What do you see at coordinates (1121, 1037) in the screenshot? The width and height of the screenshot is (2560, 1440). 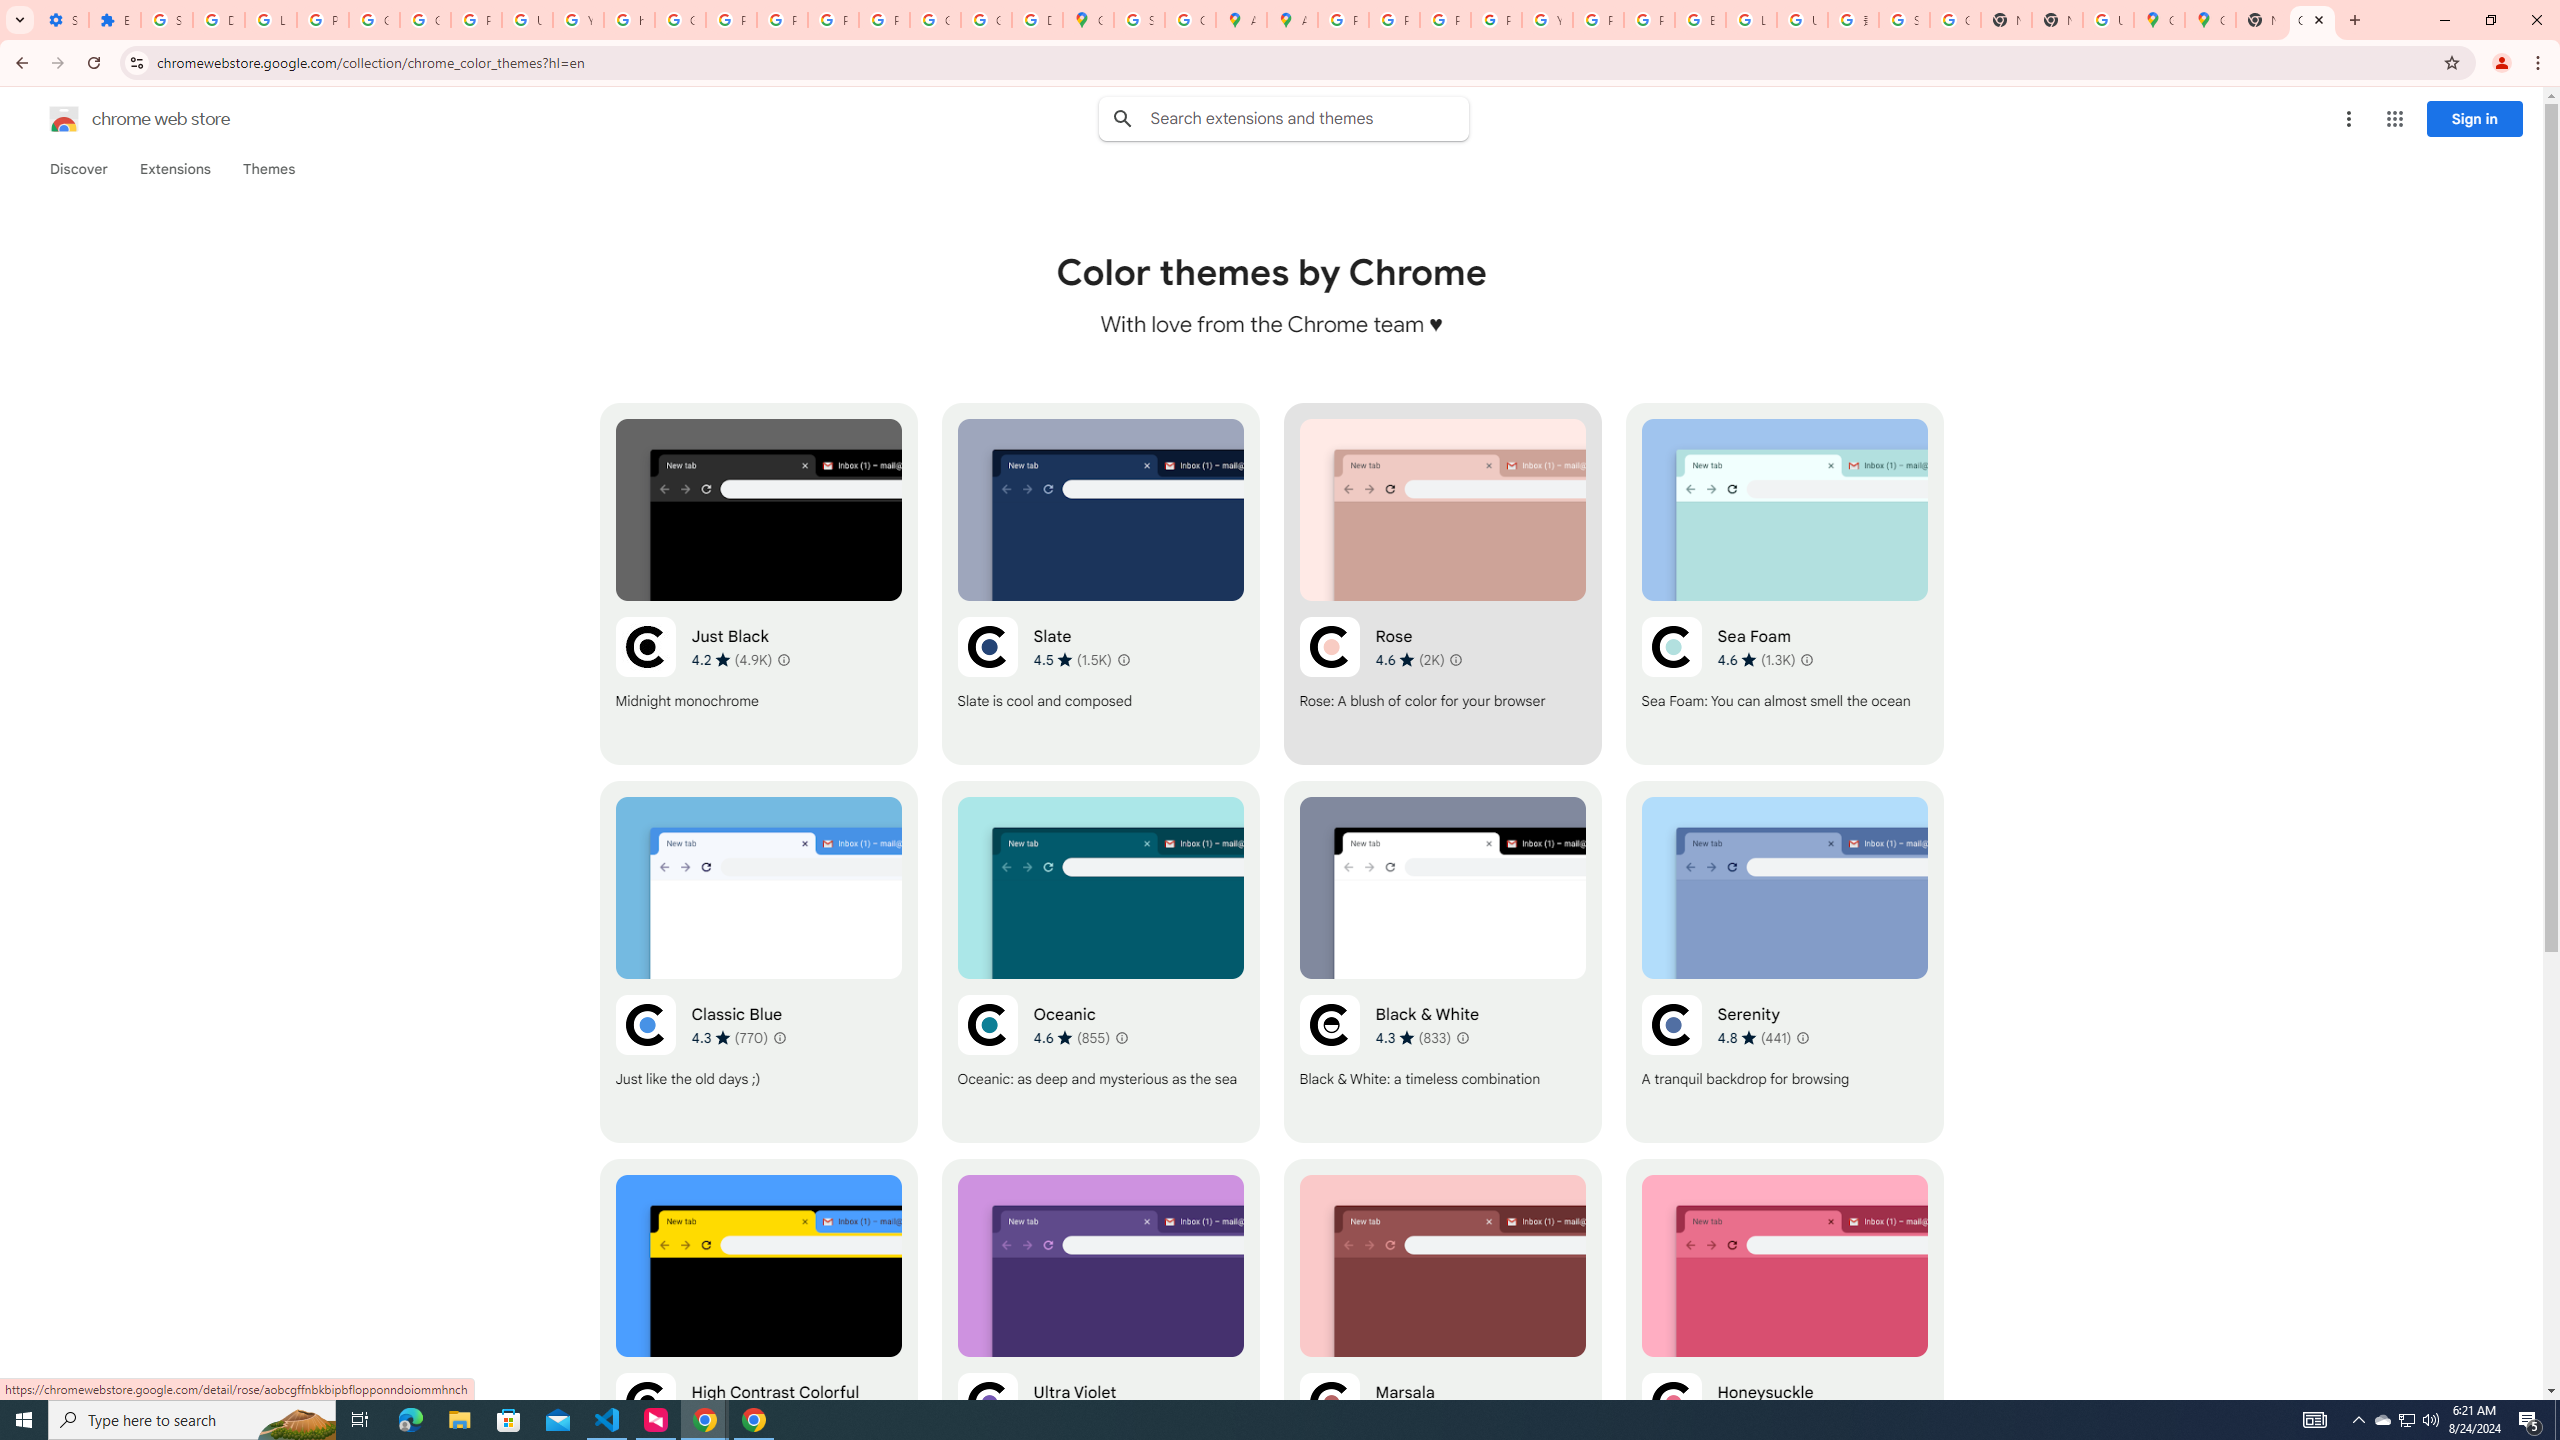 I see `'Learn more about results and reviews "Oceanic"'` at bounding box center [1121, 1037].